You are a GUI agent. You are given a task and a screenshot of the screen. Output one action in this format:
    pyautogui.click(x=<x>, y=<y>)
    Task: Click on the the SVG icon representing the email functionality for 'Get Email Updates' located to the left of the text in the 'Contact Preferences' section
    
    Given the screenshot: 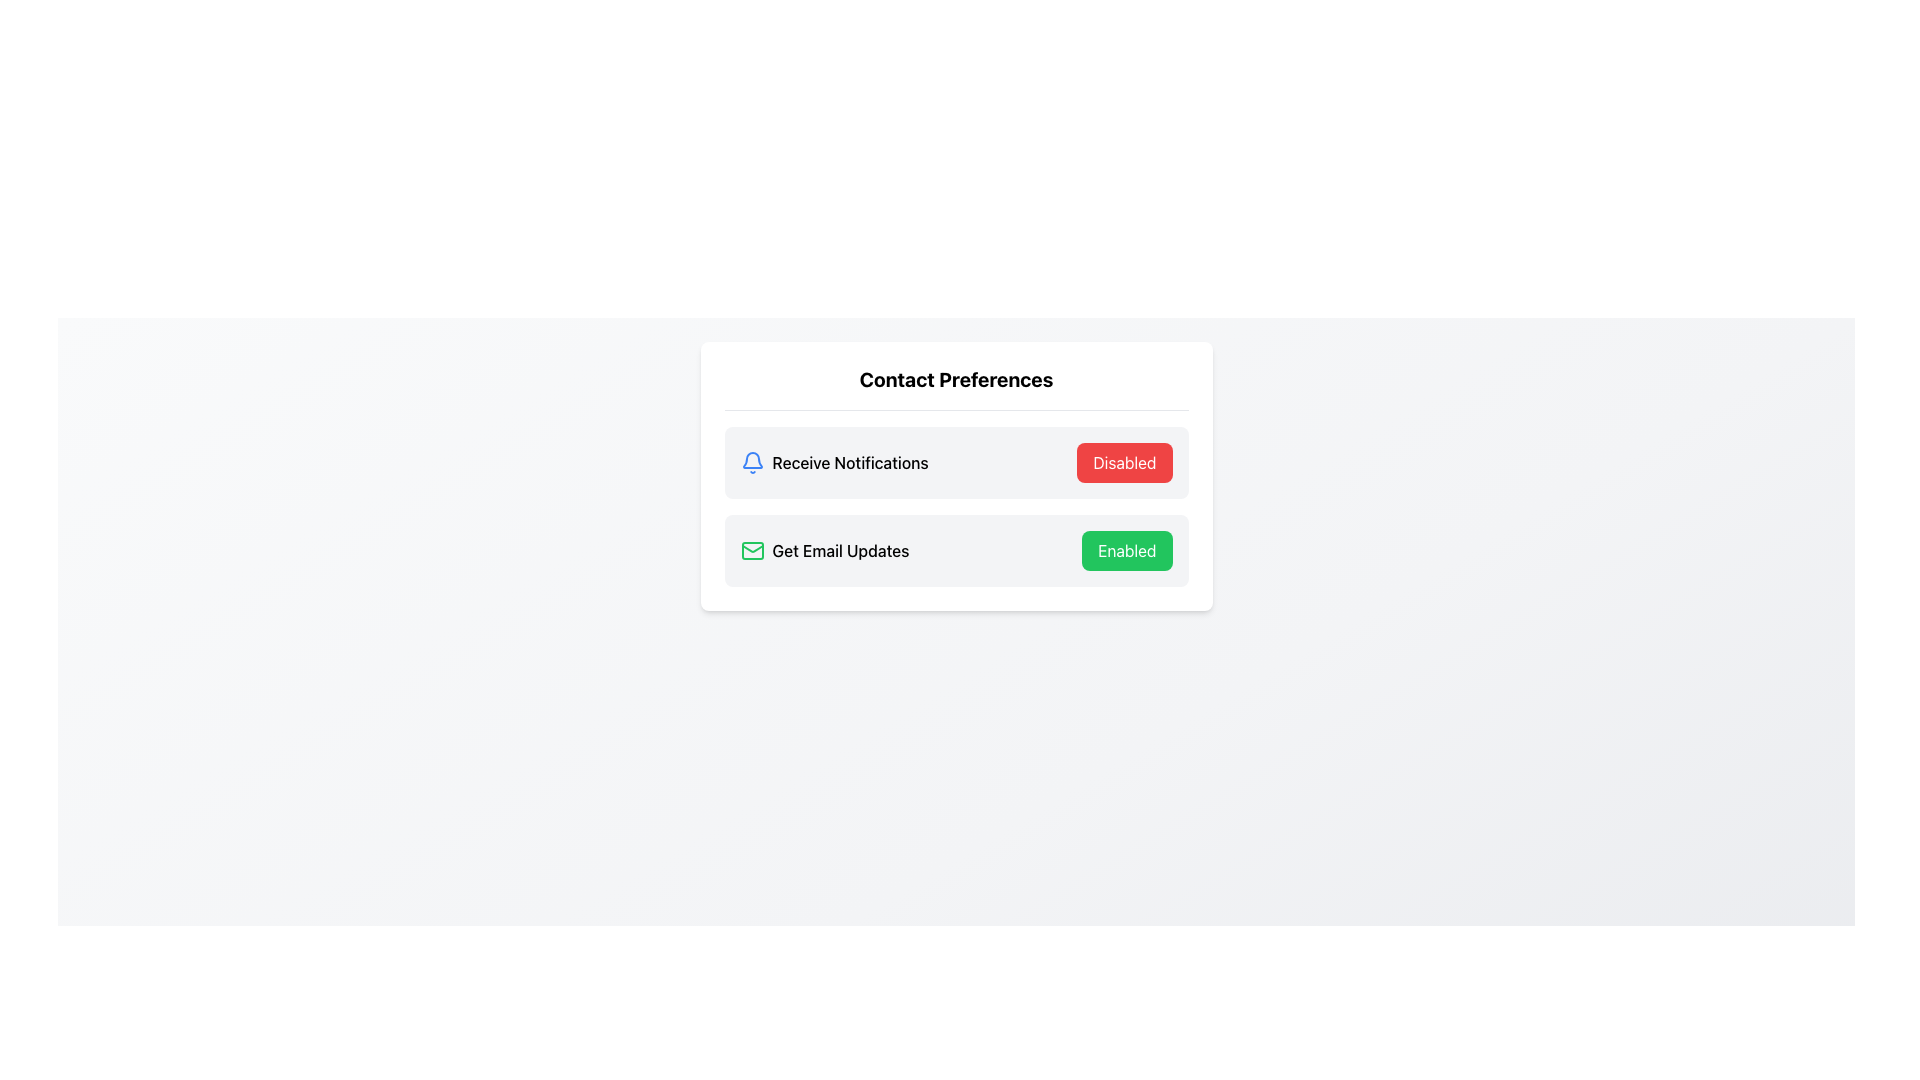 What is the action you would take?
    pyautogui.click(x=751, y=551)
    